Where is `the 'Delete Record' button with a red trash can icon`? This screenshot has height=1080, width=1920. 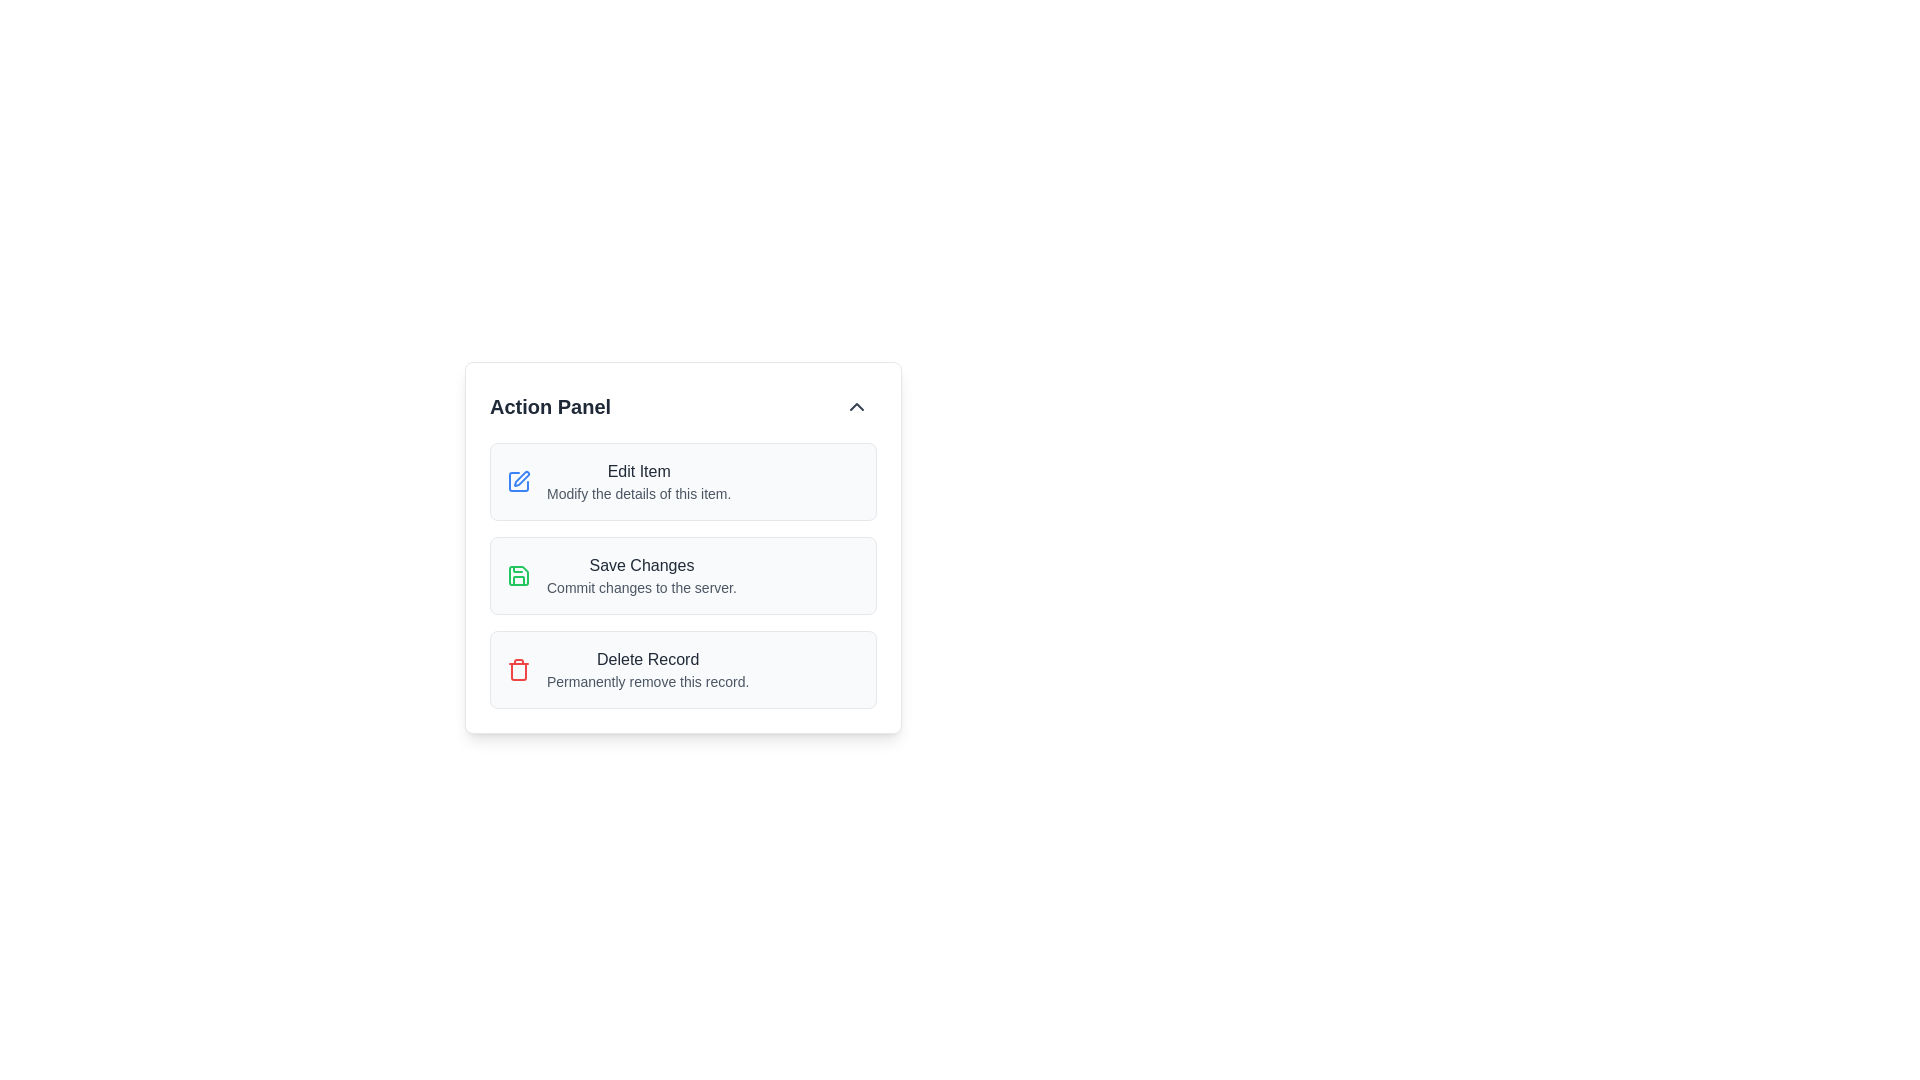 the 'Delete Record' button with a red trash can icon is located at coordinates (683, 670).